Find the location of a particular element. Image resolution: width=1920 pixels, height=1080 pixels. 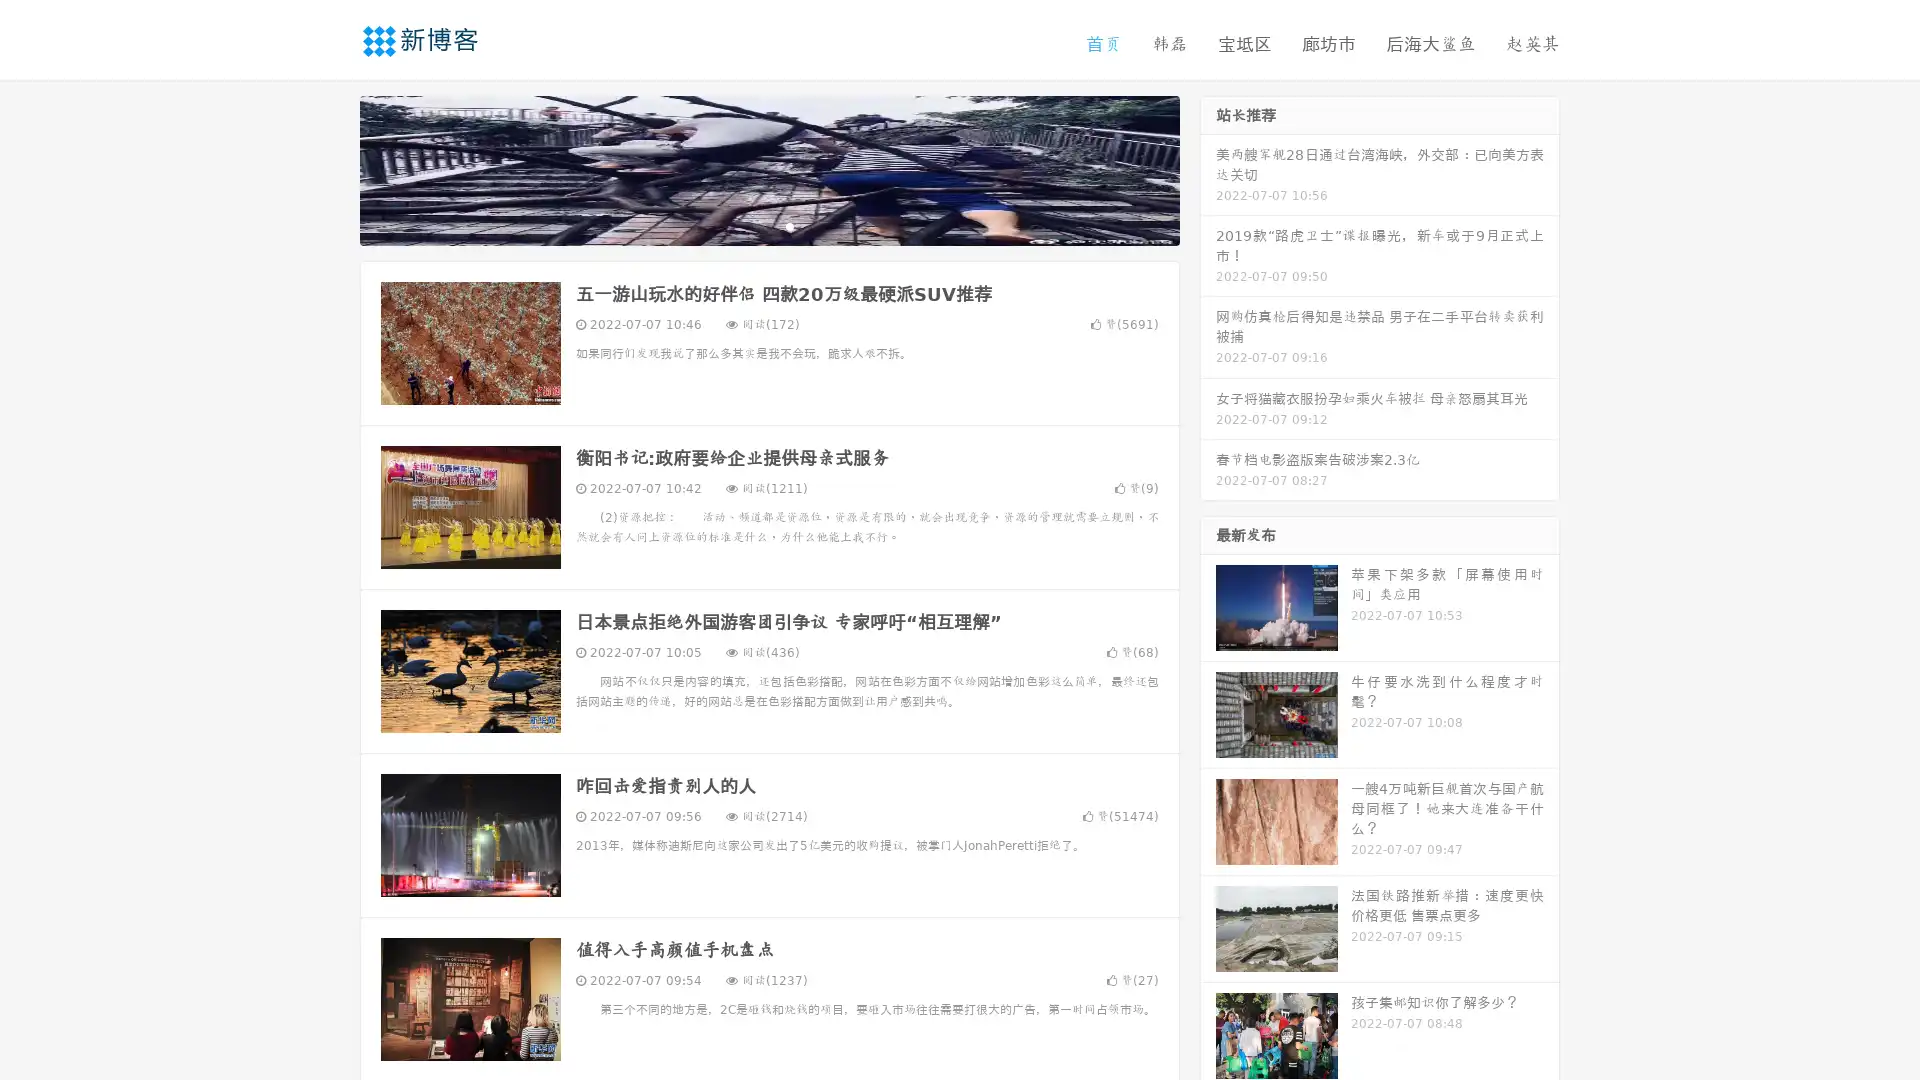

Next slide is located at coordinates (1208, 168).